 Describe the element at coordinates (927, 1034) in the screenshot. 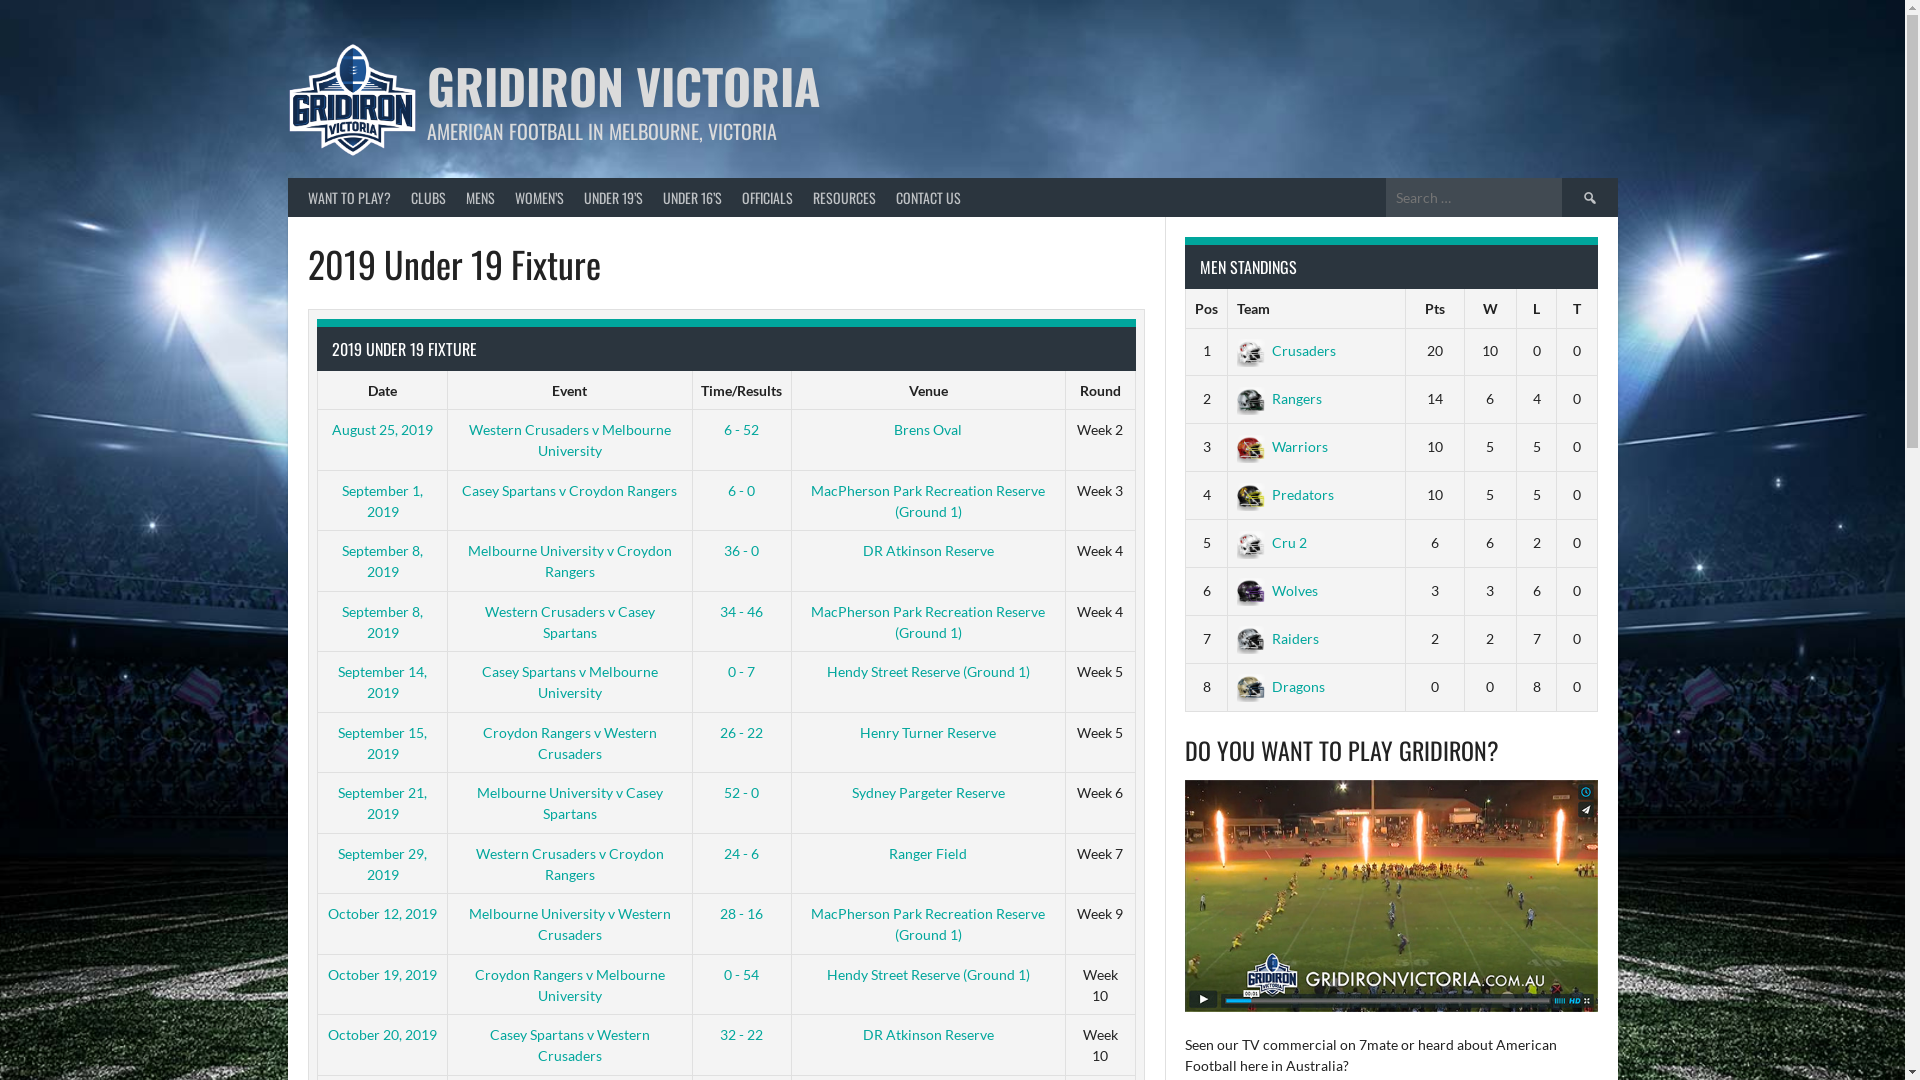

I see `'DR Atkinson Reserve'` at that location.